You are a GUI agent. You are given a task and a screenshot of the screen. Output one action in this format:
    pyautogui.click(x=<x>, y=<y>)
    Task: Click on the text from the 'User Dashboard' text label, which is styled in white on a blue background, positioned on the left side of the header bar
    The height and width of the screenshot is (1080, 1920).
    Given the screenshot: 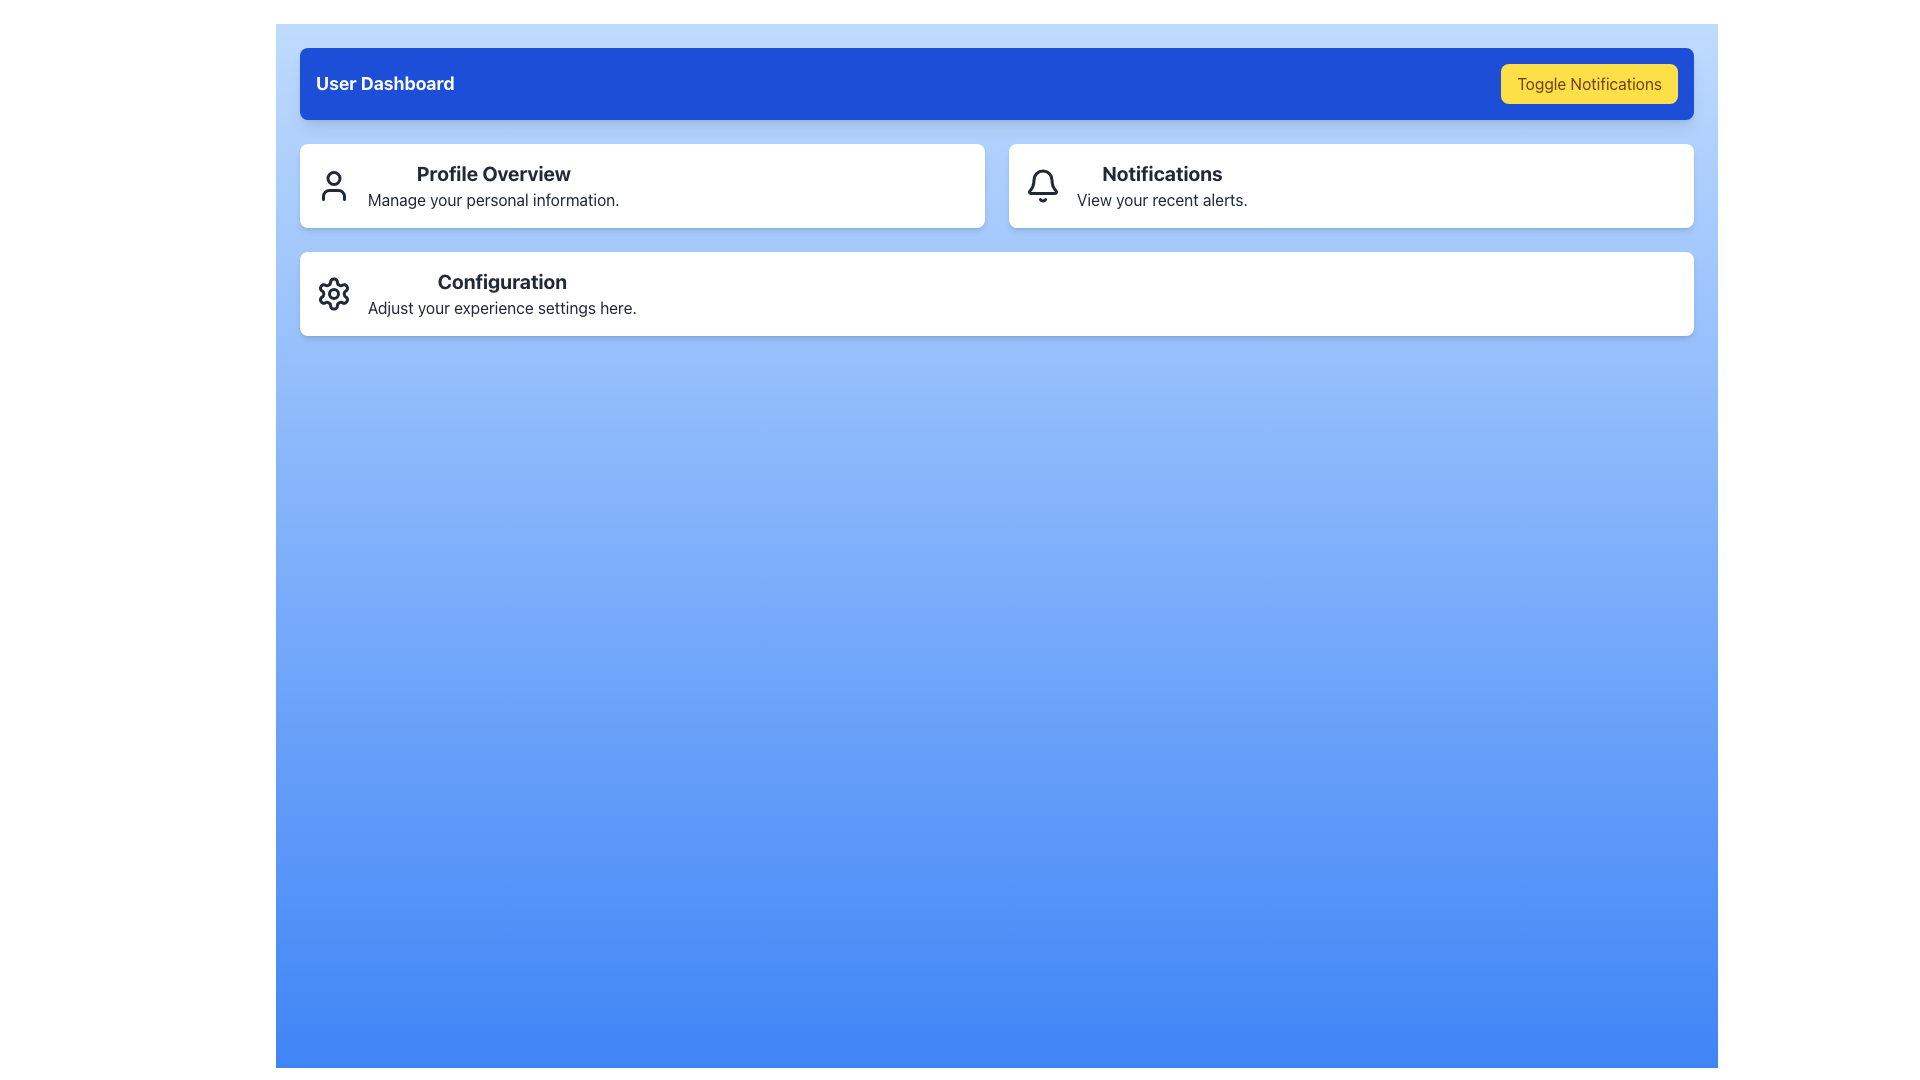 What is the action you would take?
    pyautogui.click(x=385, y=83)
    